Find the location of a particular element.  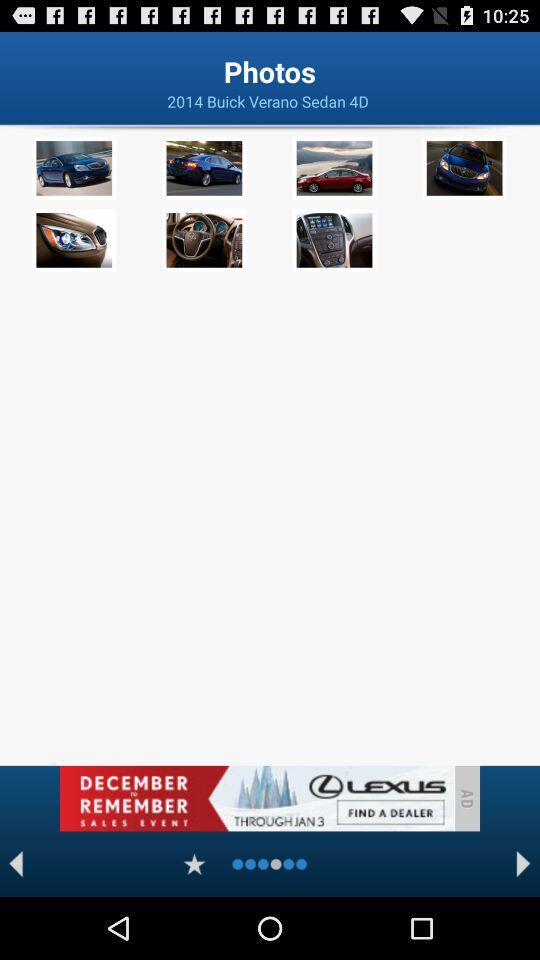

previous is located at coordinates (15, 863).